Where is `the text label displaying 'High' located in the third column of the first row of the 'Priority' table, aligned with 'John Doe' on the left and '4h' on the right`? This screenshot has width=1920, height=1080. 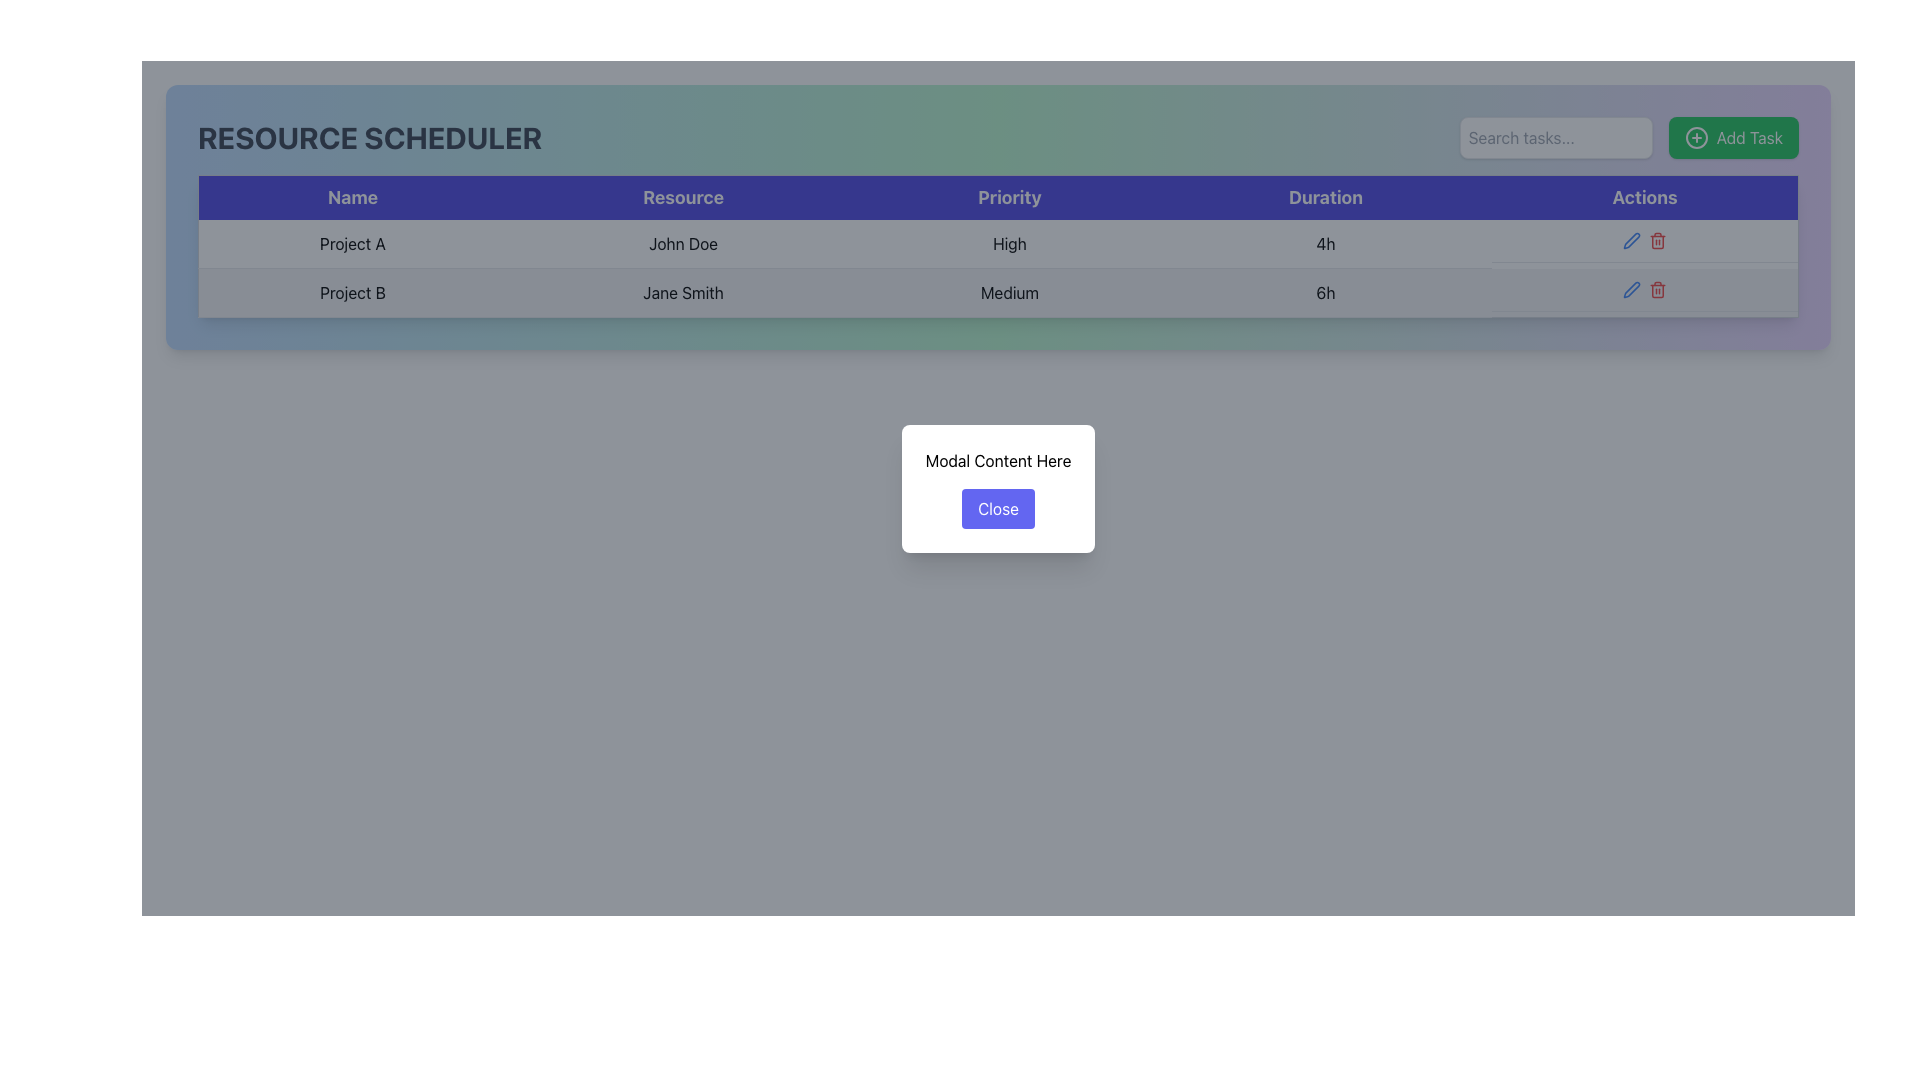
the text label displaying 'High' located in the third column of the first row of the 'Priority' table, aligned with 'John Doe' on the left and '4h' on the right is located at coordinates (1009, 243).